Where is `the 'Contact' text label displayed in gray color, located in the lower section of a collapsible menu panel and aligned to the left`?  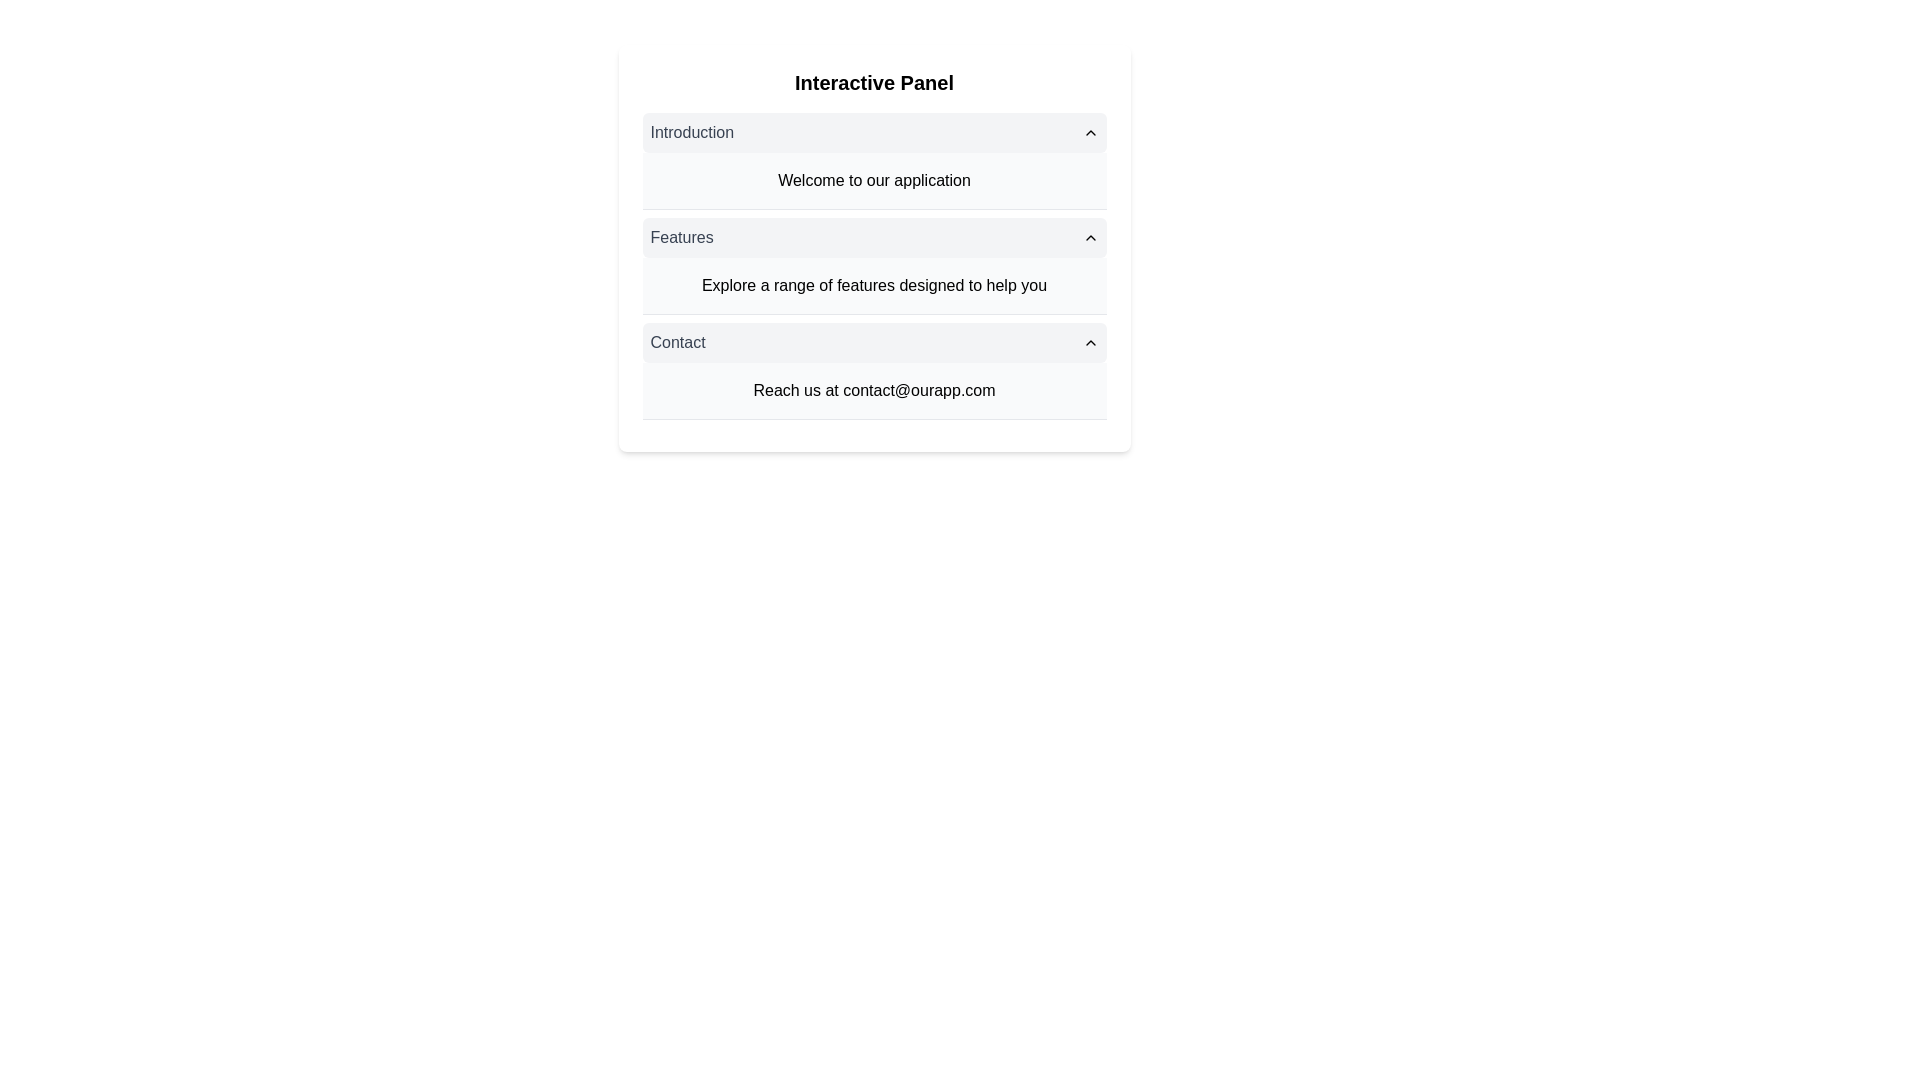
the 'Contact' text label displayed in gray color, located in the lower section of a collapsible menu panel and aligned to the left is located at coordinates (677, 342).